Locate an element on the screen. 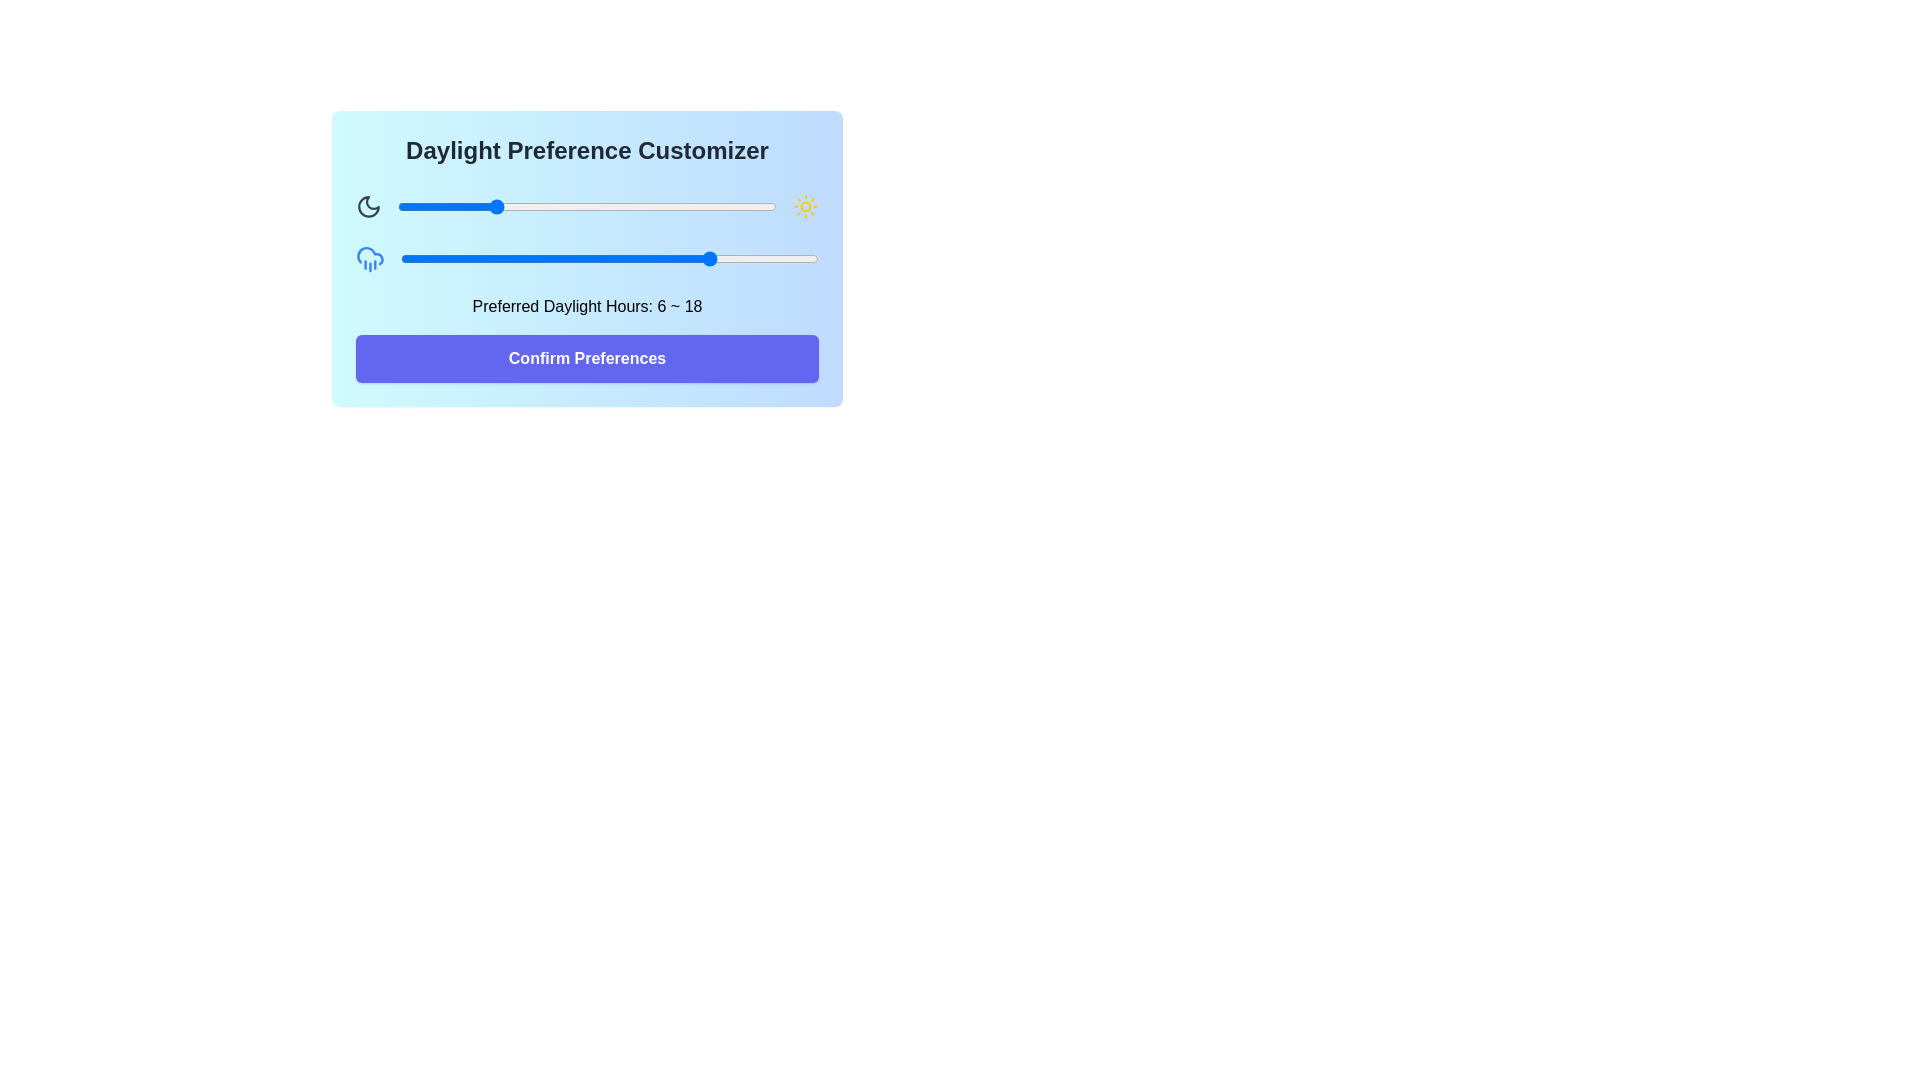 Image resolution: width=1920 pixels, height=1080 pixels. the daylight preference is located at coordinates (469, 257).